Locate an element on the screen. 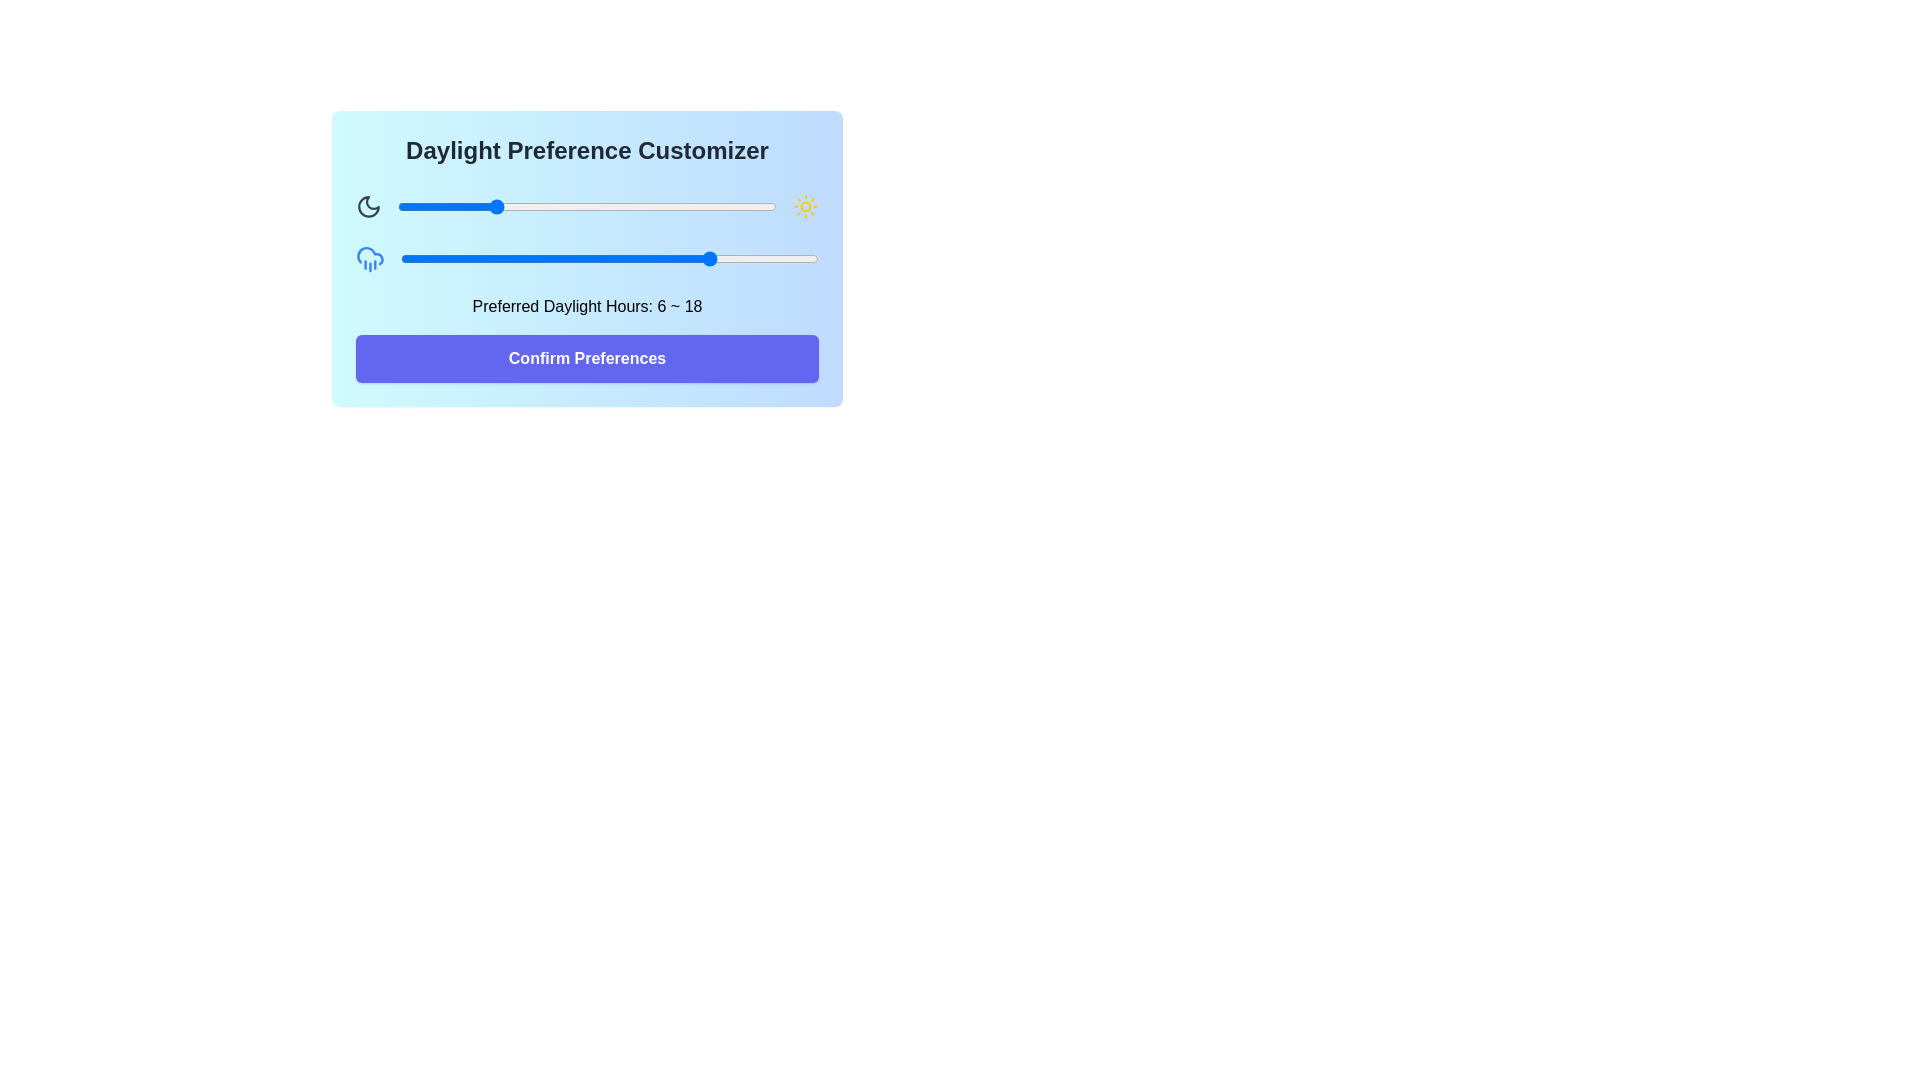 Image resolution: width=1920 pixels, height=1080 pixels. the daylight preference is located at coordinates (469, 257).